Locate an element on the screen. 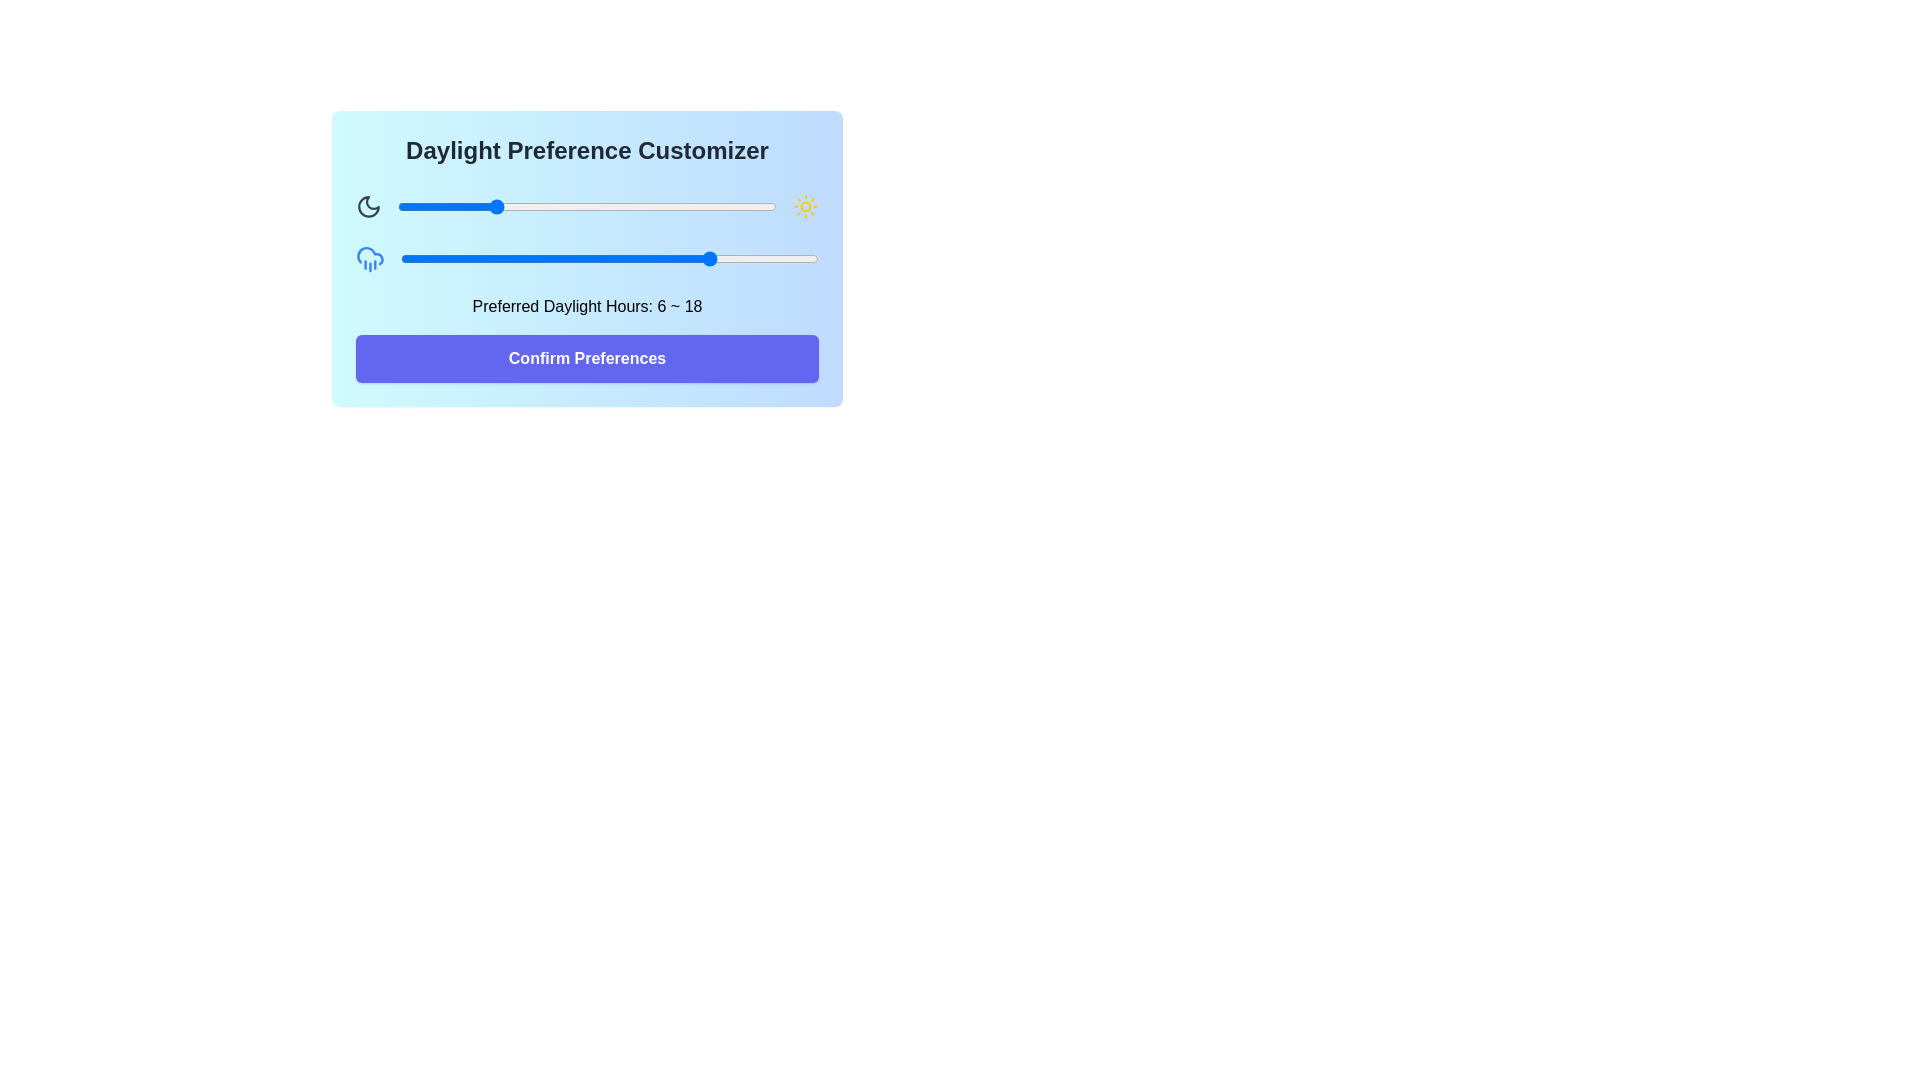 Image resolution: width=1920 pixels, height=1080 pixels. the daylight preference is located at coordinates (469, 257).